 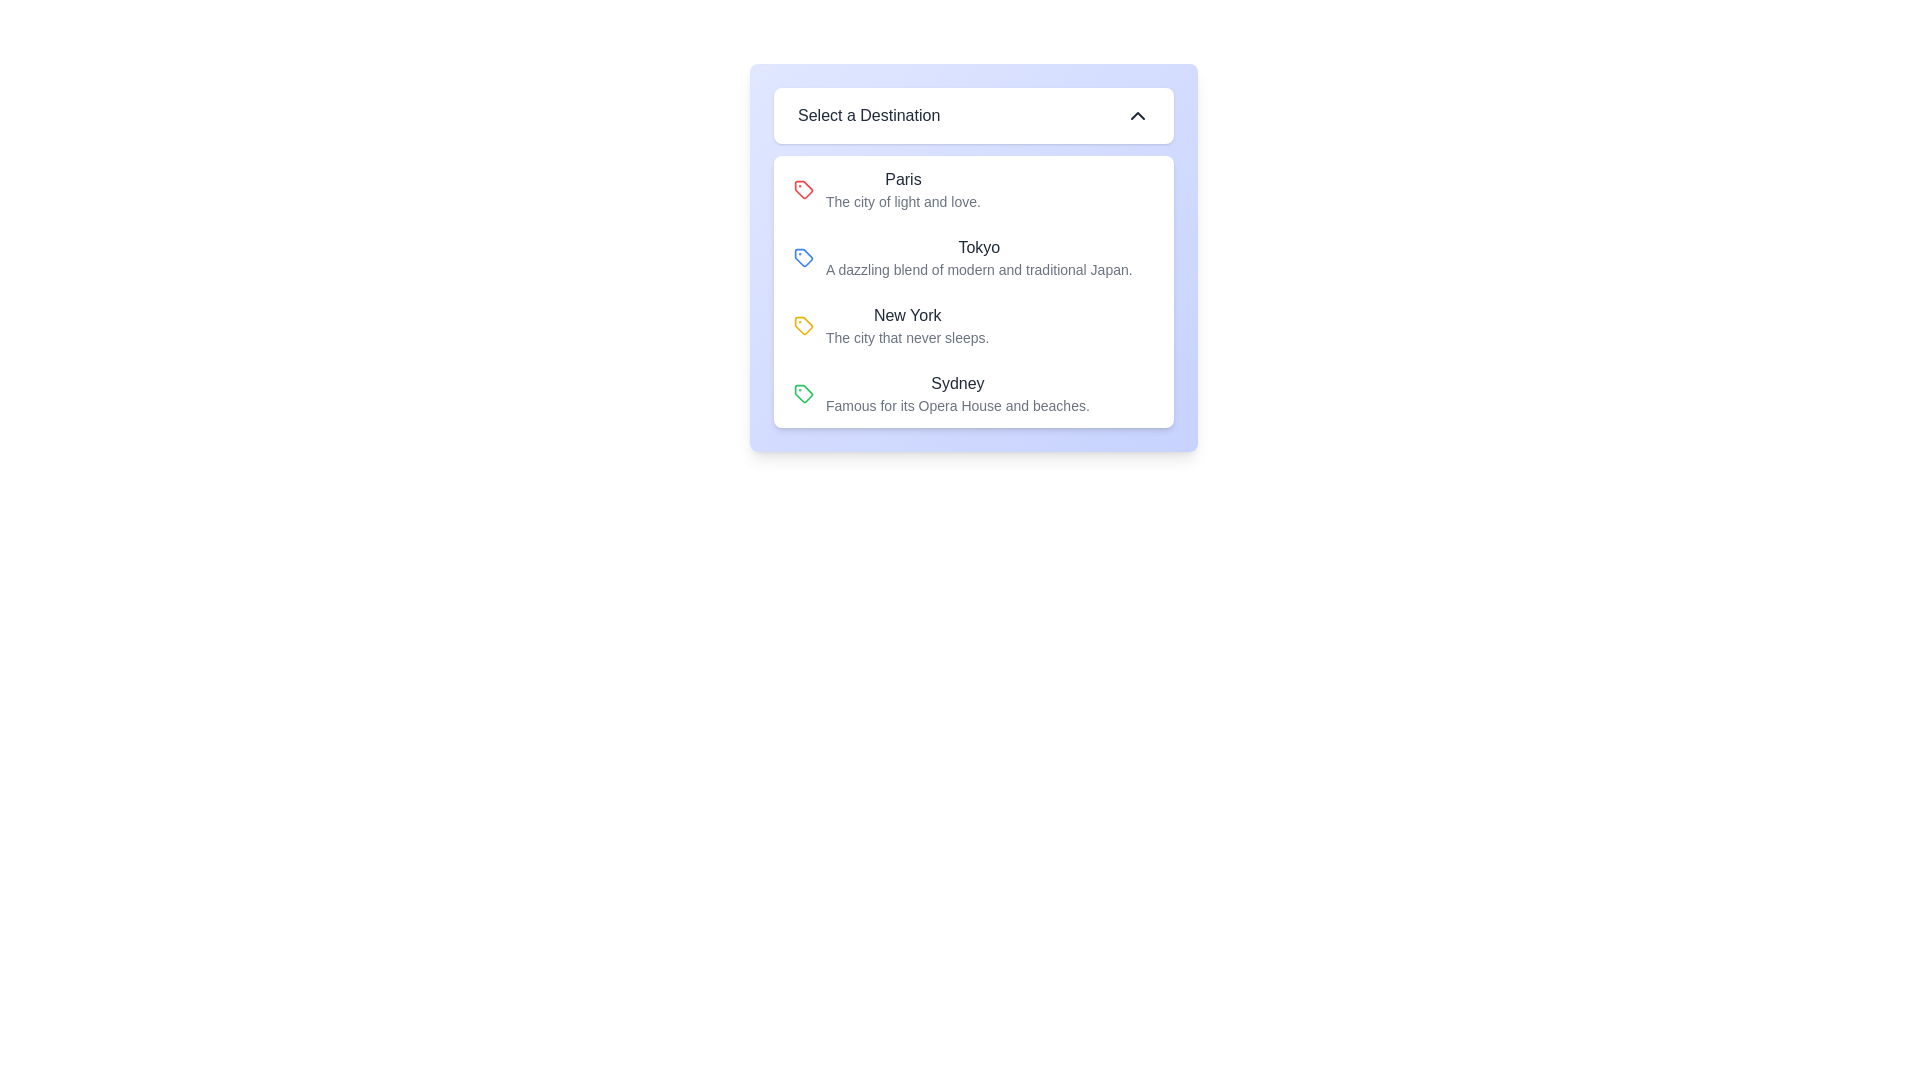 I want to click on the second item in a vertical list that represents the selectable option for the destination 'Tokyo', so click(x=974, y=257).